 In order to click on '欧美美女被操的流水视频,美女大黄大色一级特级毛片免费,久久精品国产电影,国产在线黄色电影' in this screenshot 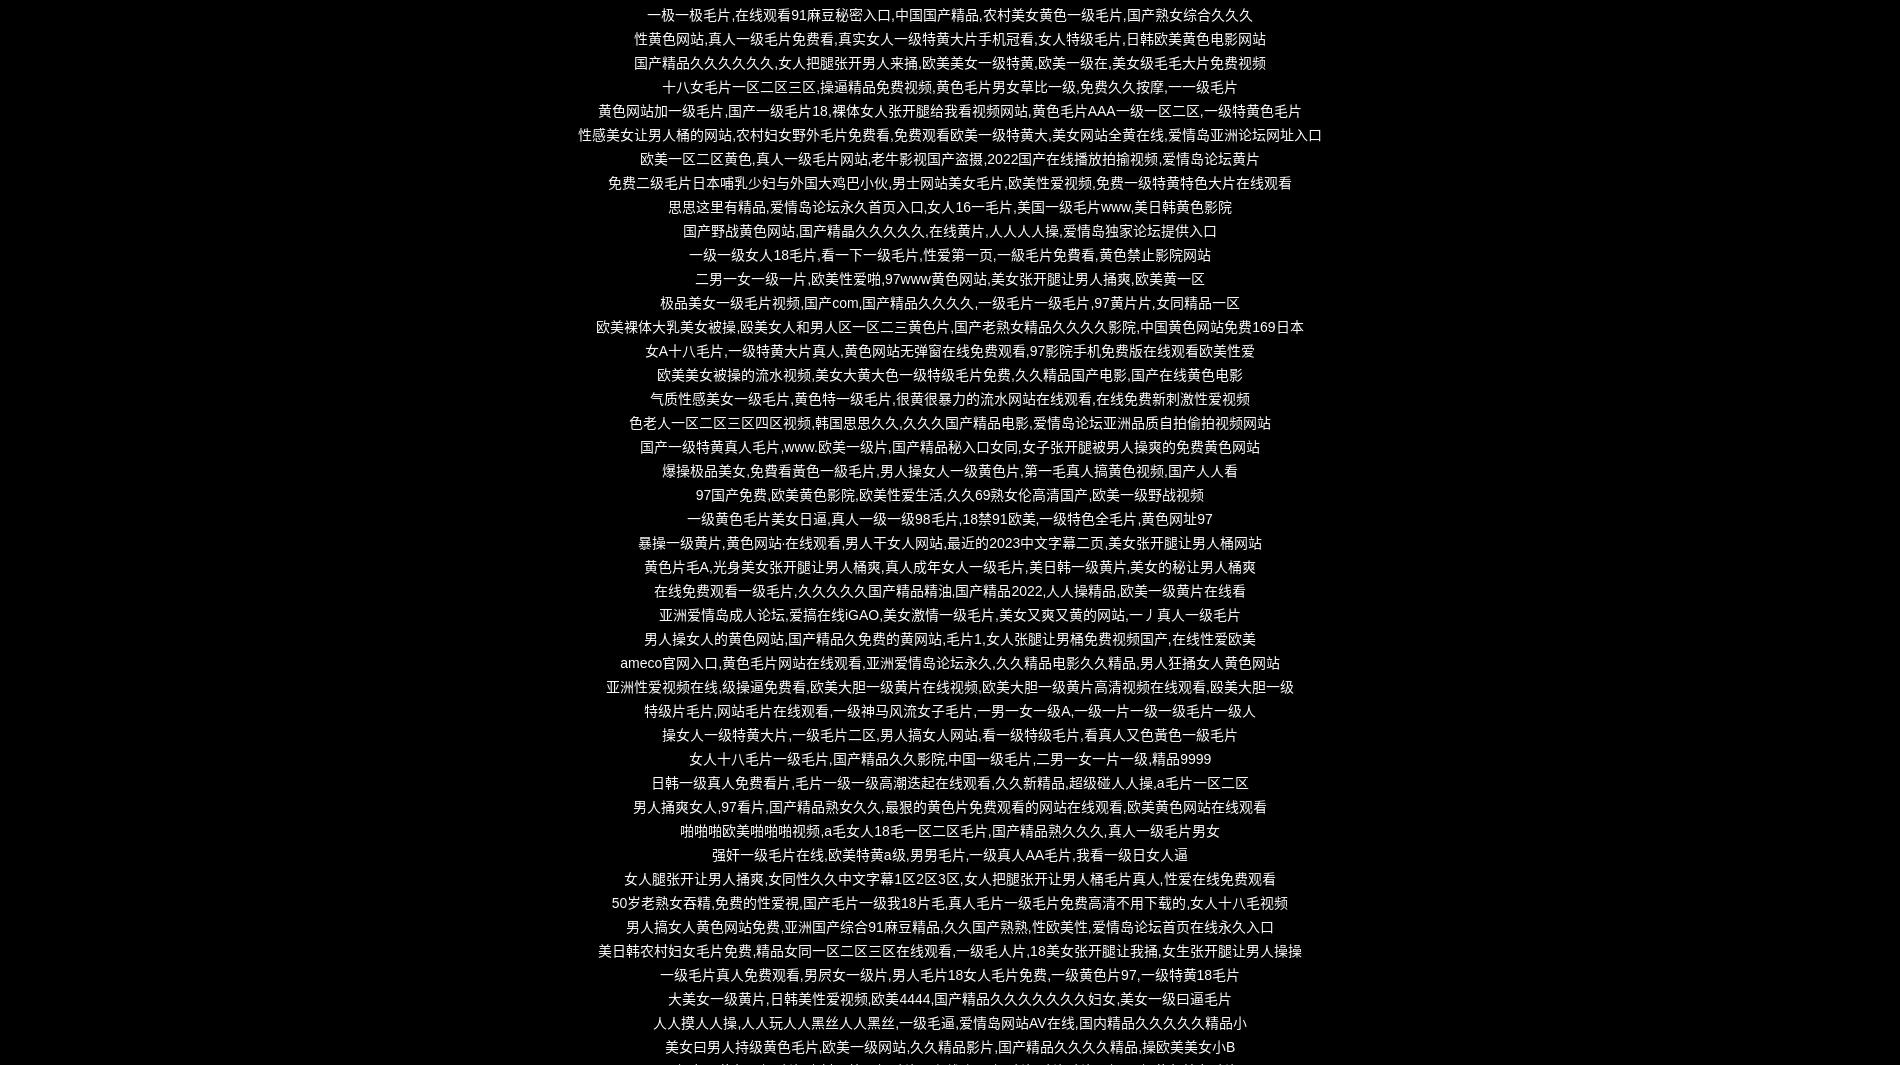, I will do `click(657, 373)`.